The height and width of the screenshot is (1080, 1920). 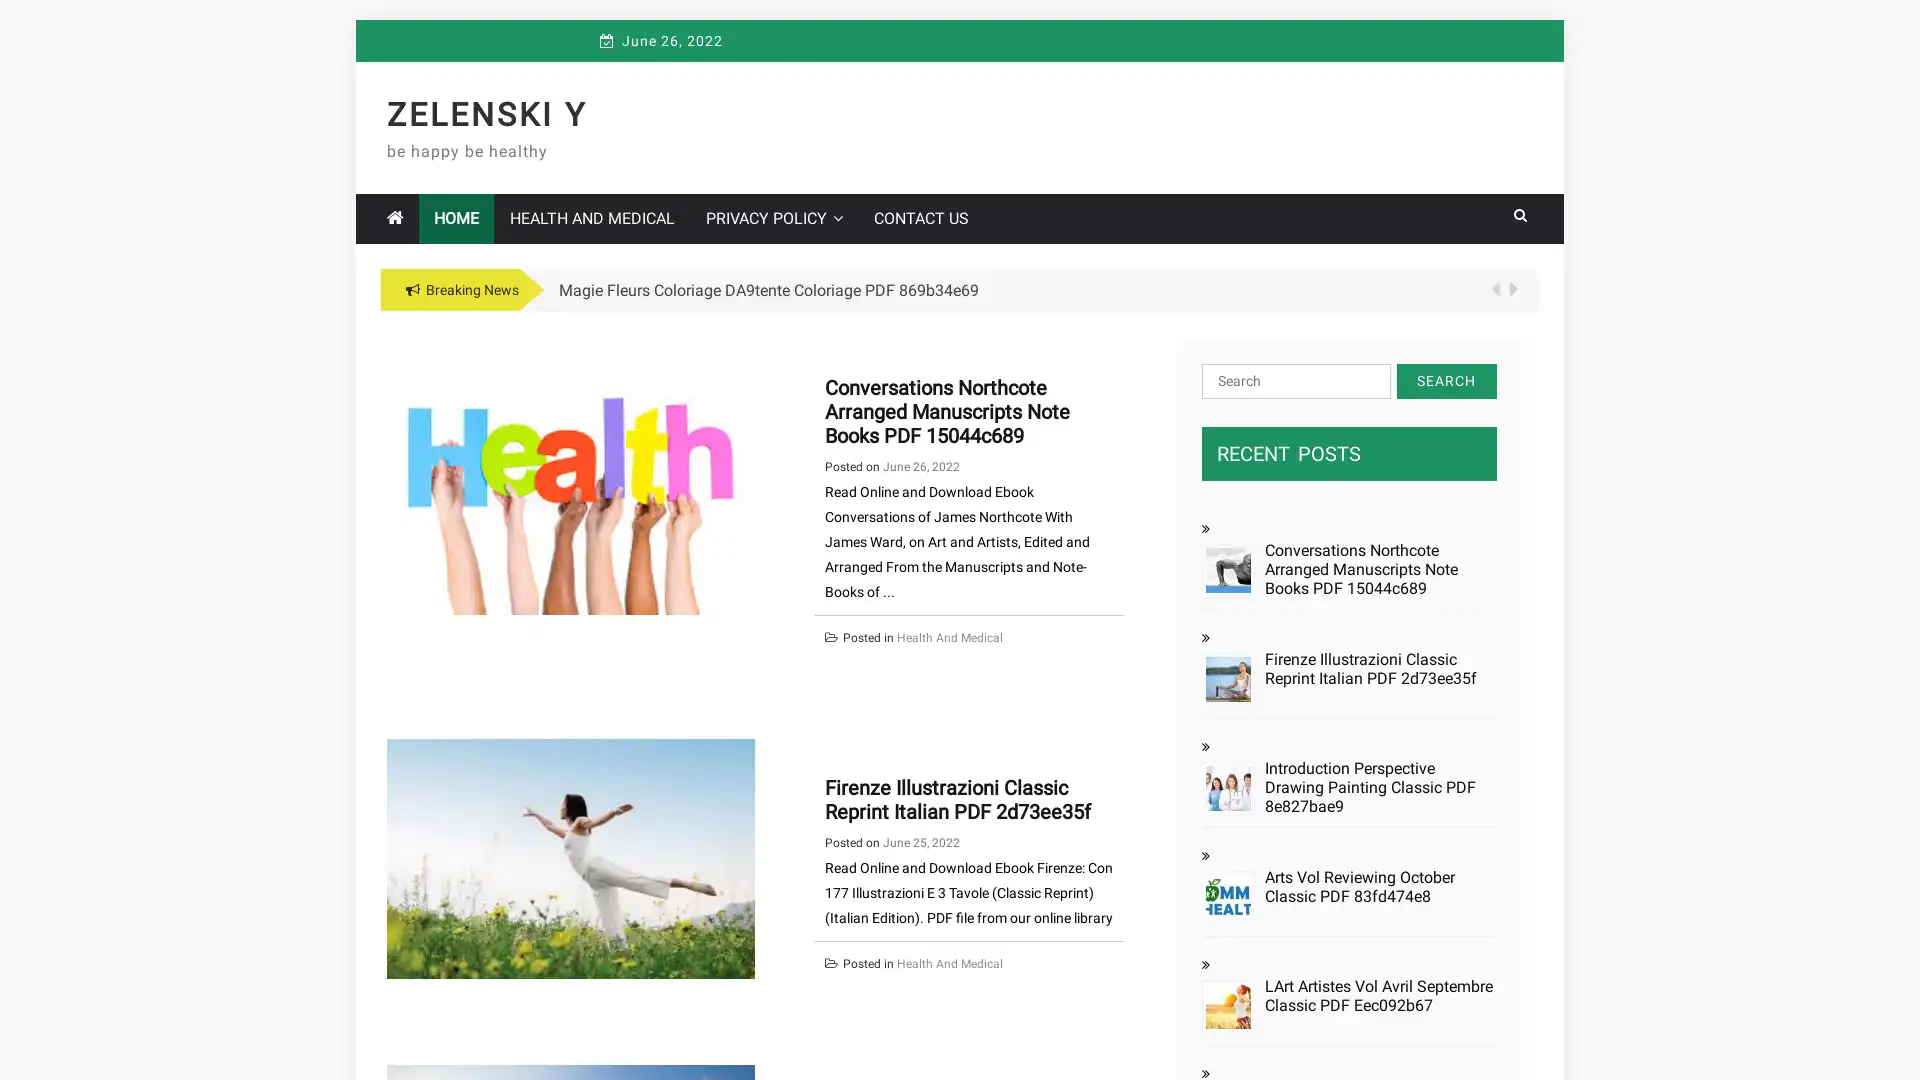 I want to click on Search, so click(x=1445, y=380).